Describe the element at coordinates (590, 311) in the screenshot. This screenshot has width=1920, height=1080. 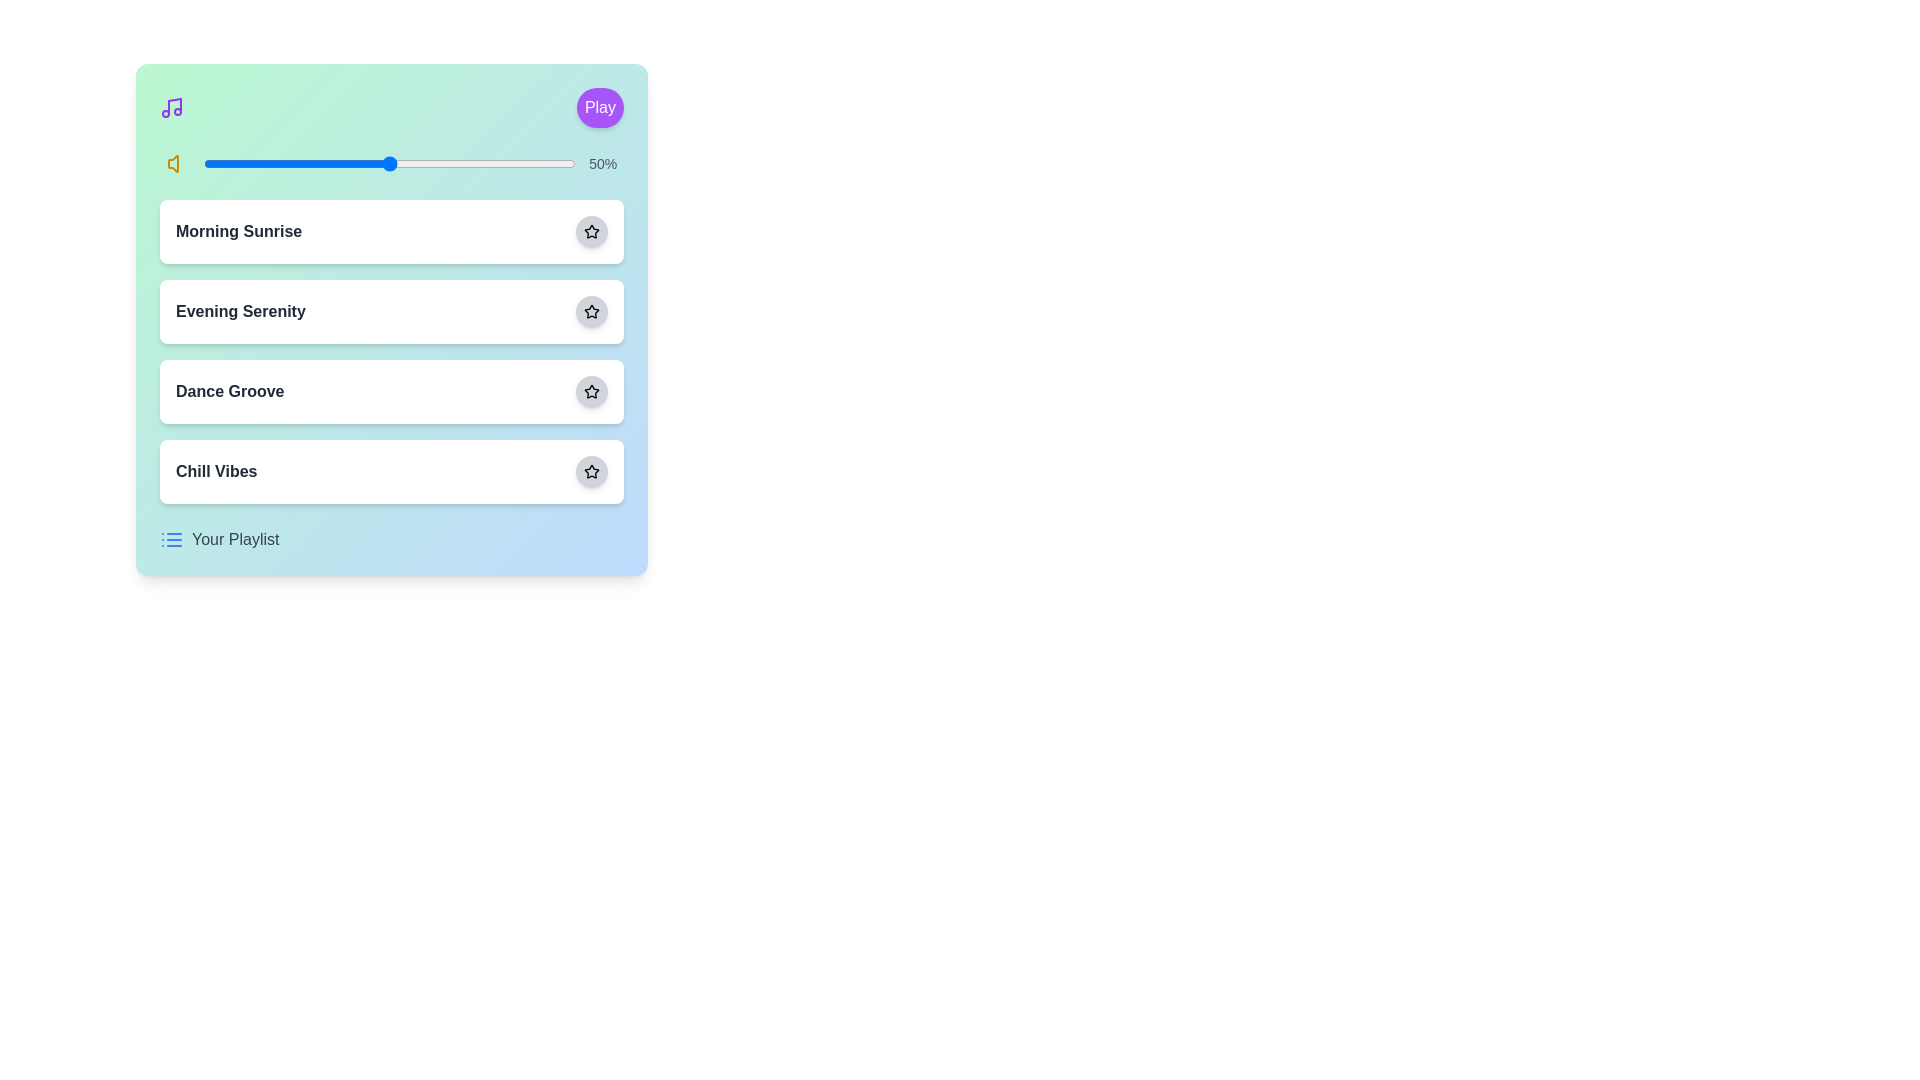
I see `the star-shaped interactive icon` at that location.